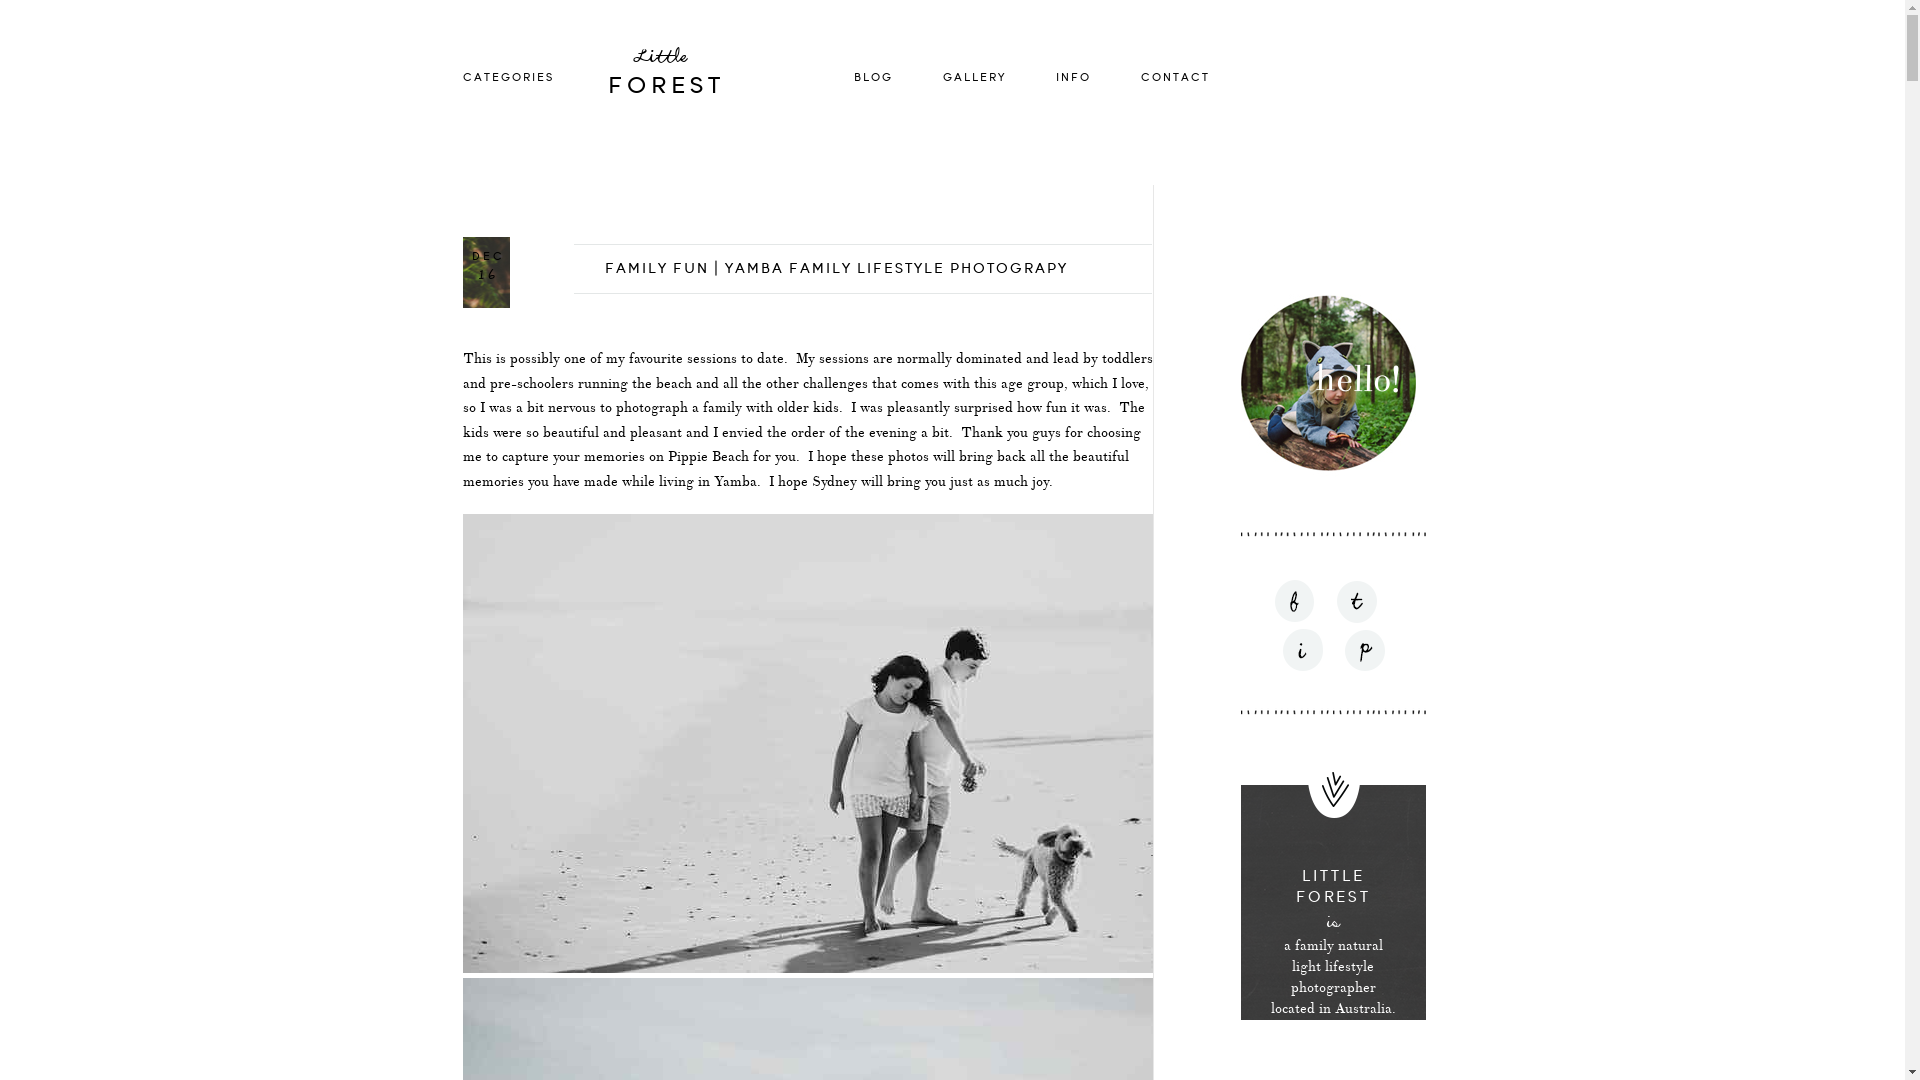 This screenshot has width=1920, height=1080. I want to click on 'GALLERY', so click(973, 76).